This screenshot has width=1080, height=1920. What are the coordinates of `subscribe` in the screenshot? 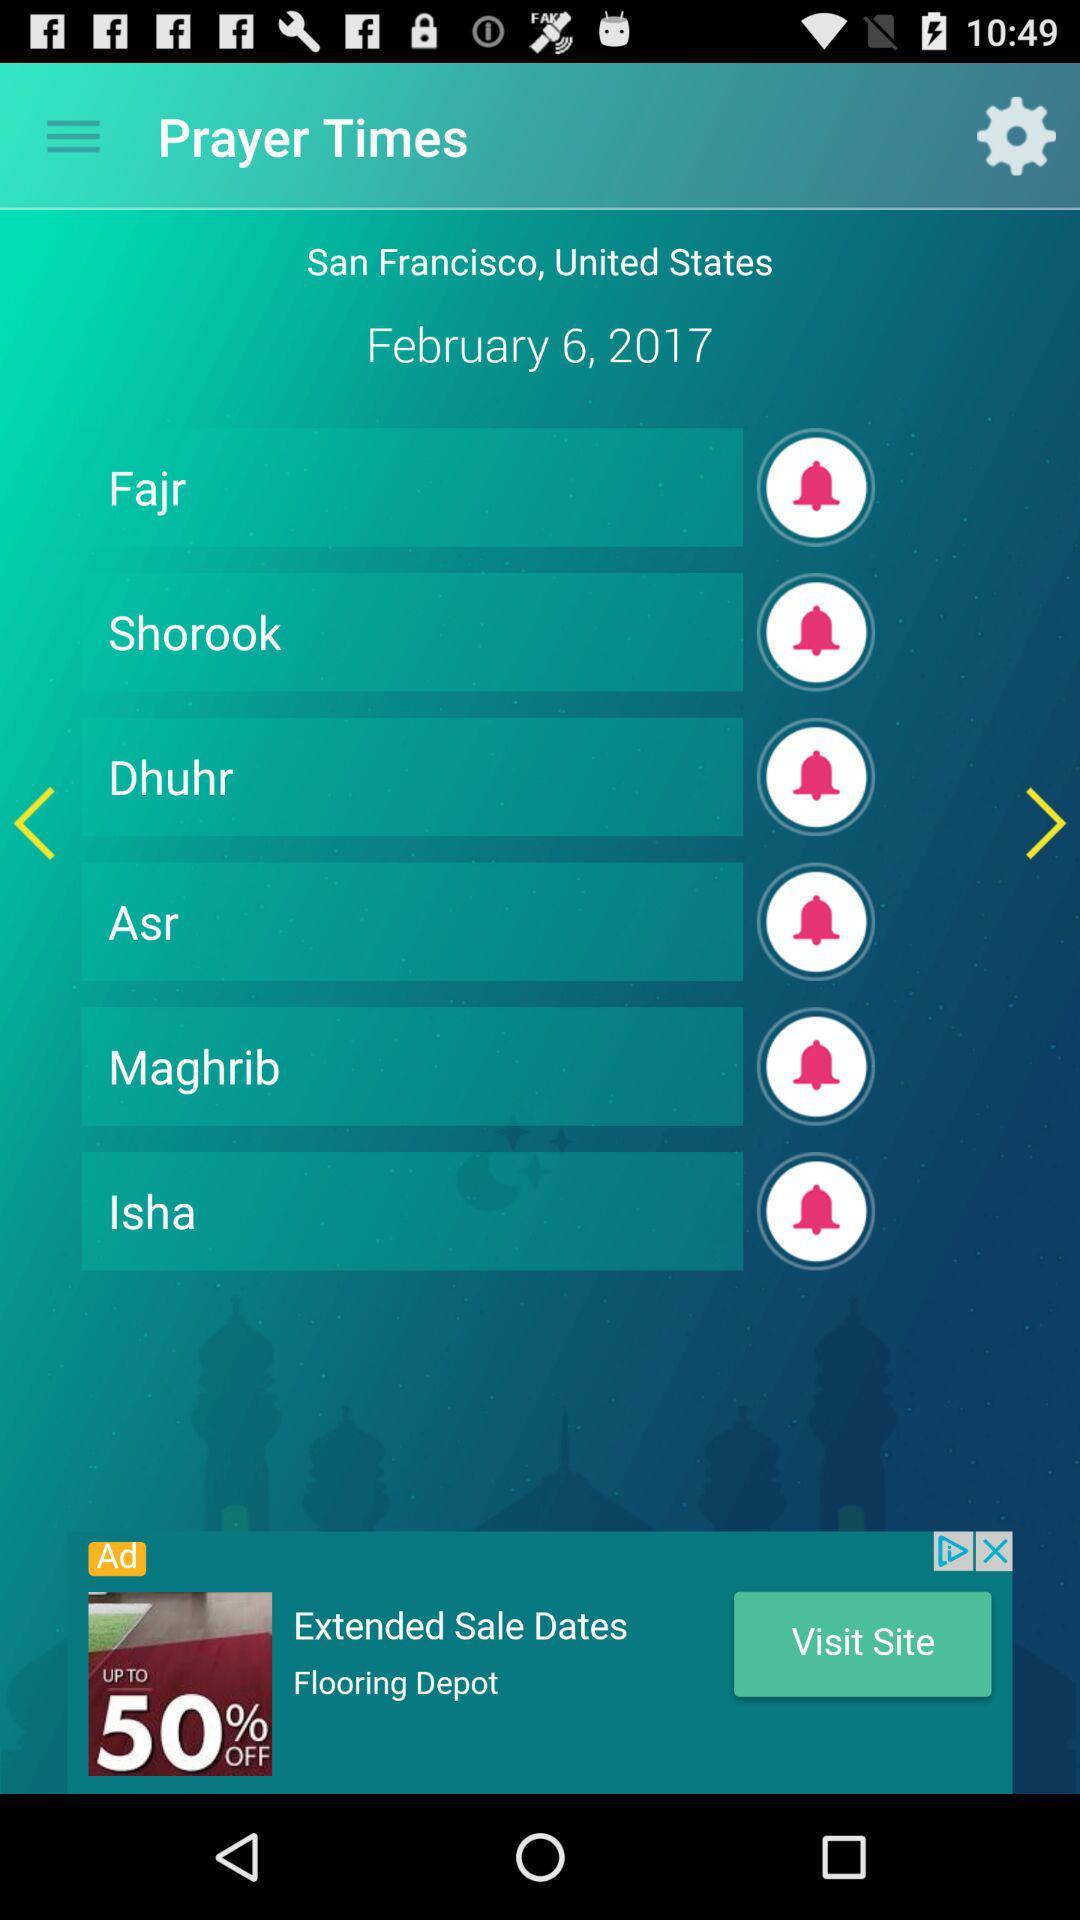 It's located at (816, 487).